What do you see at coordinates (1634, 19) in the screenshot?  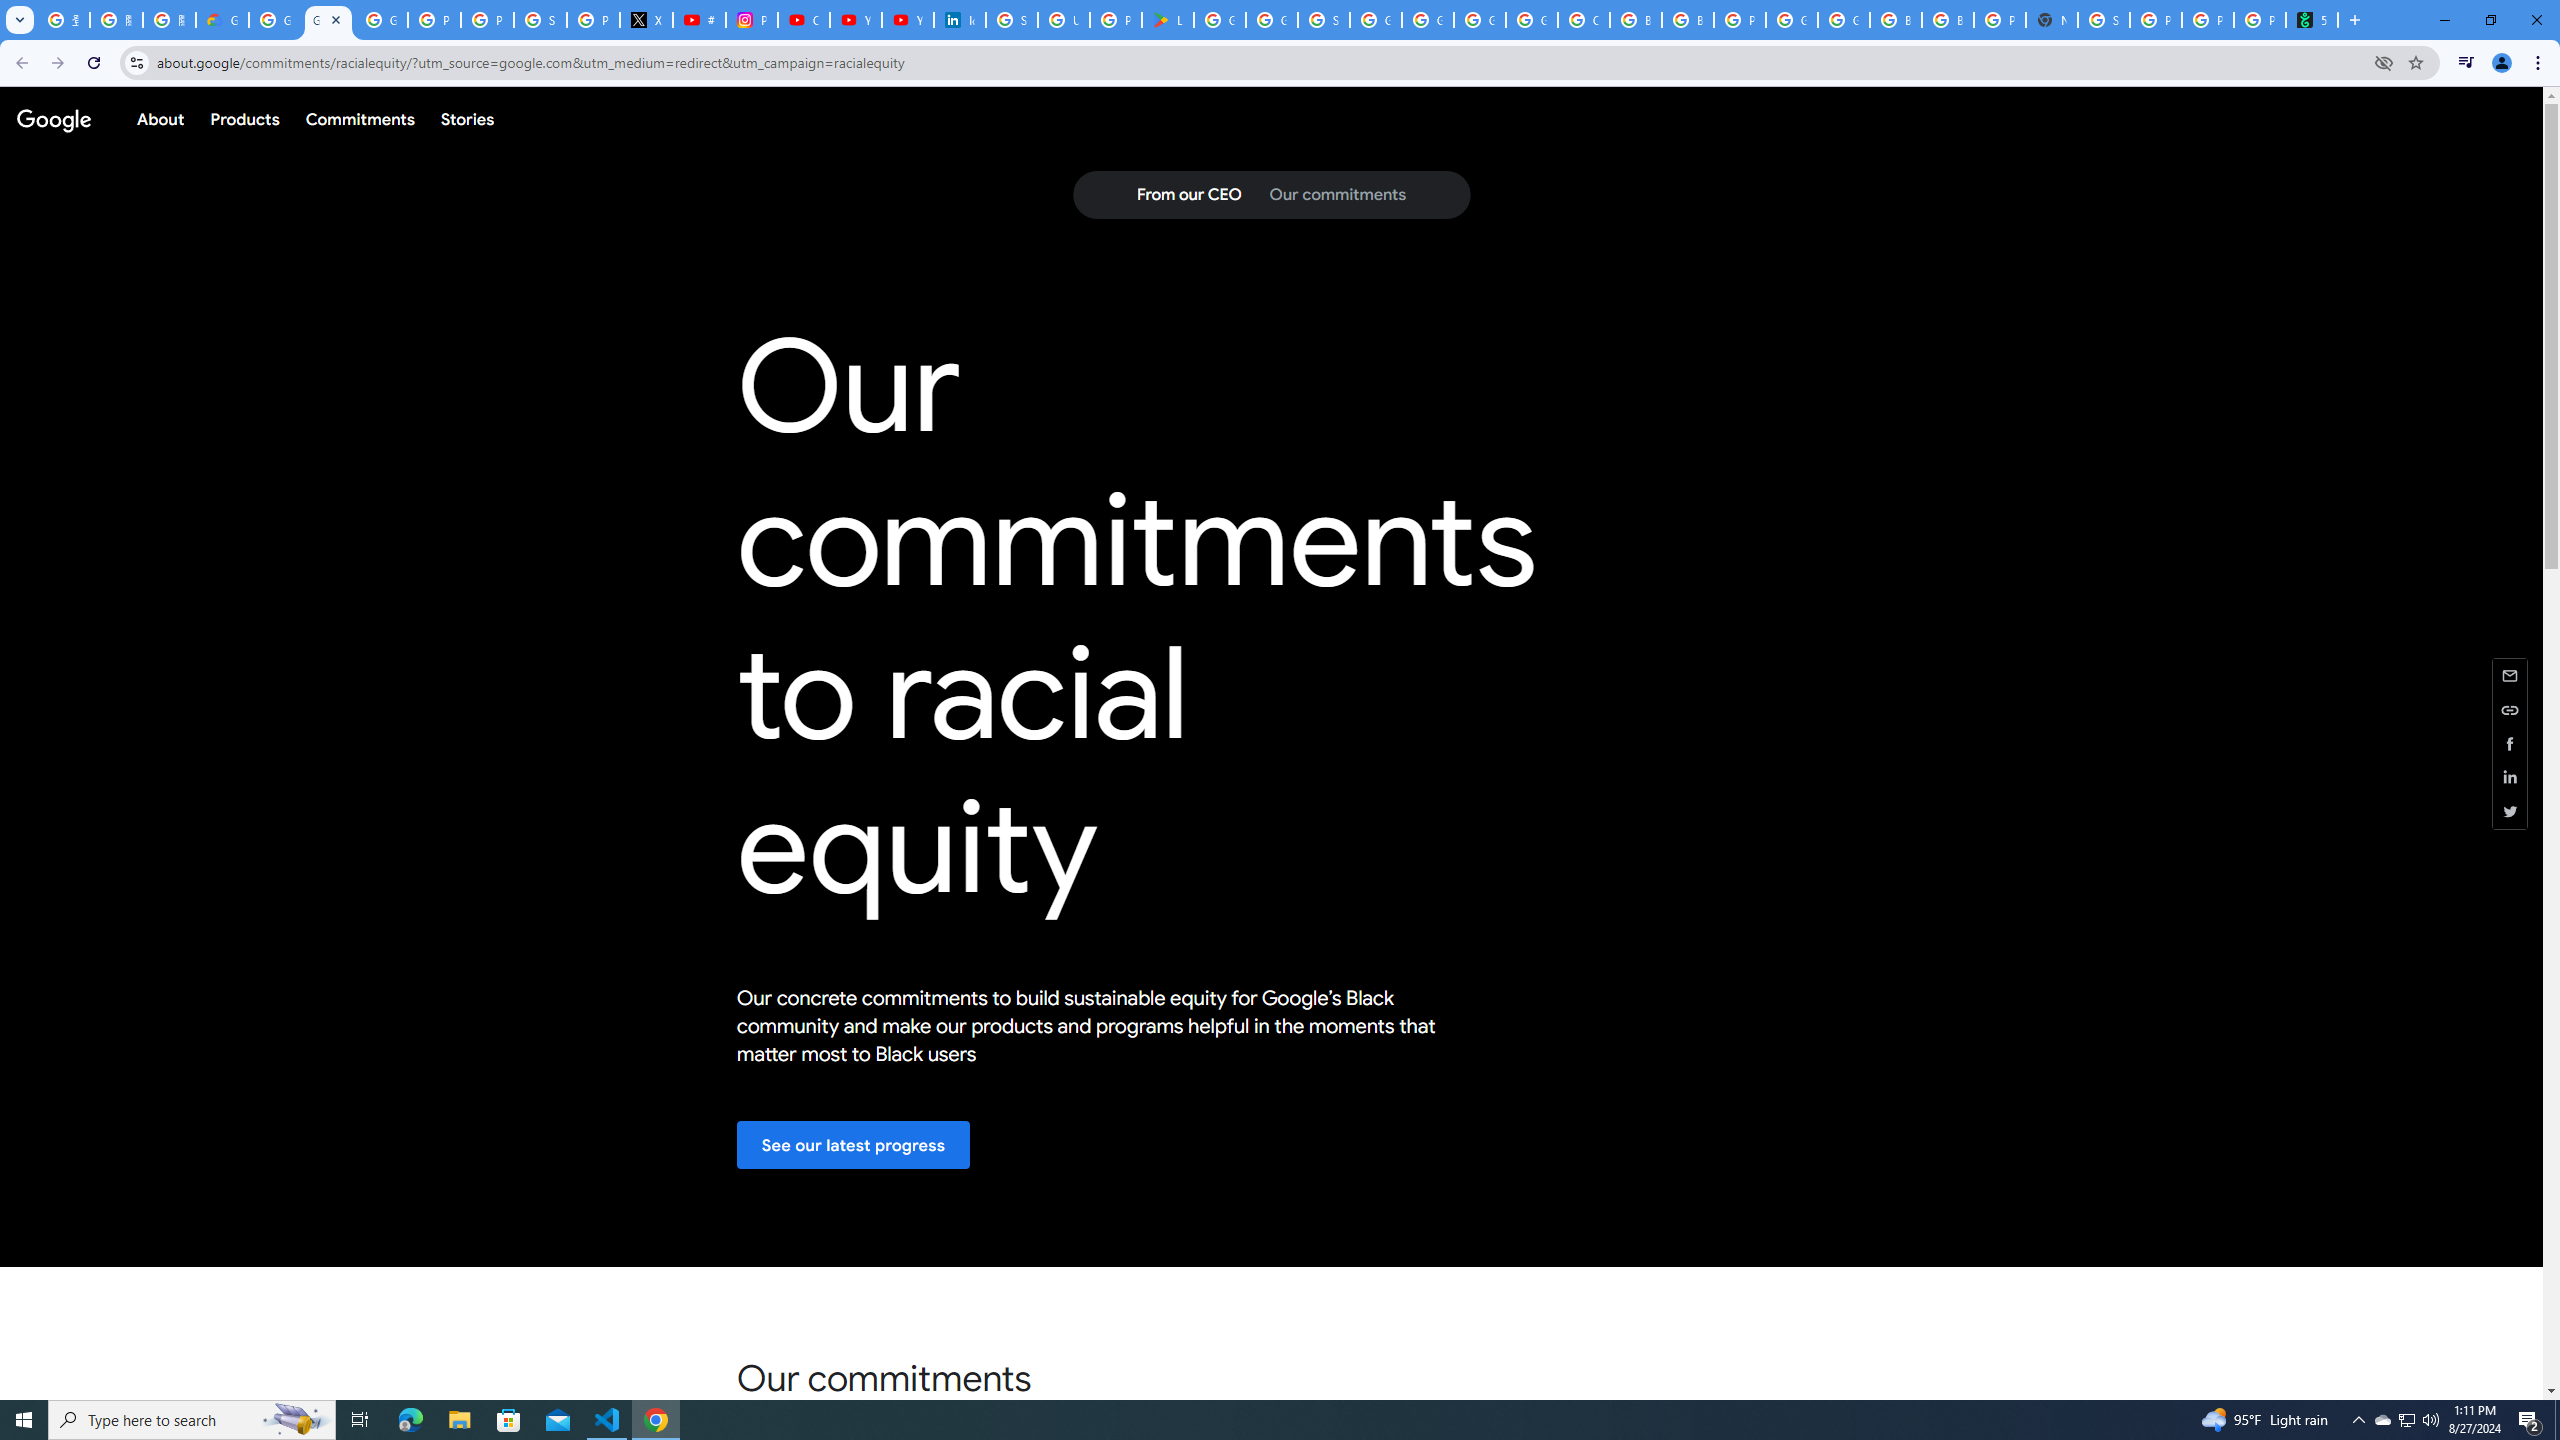 I see `'Browse Chrome as a guest - Computer - Google Chrome Help'` at bounding box center [1634, 19].